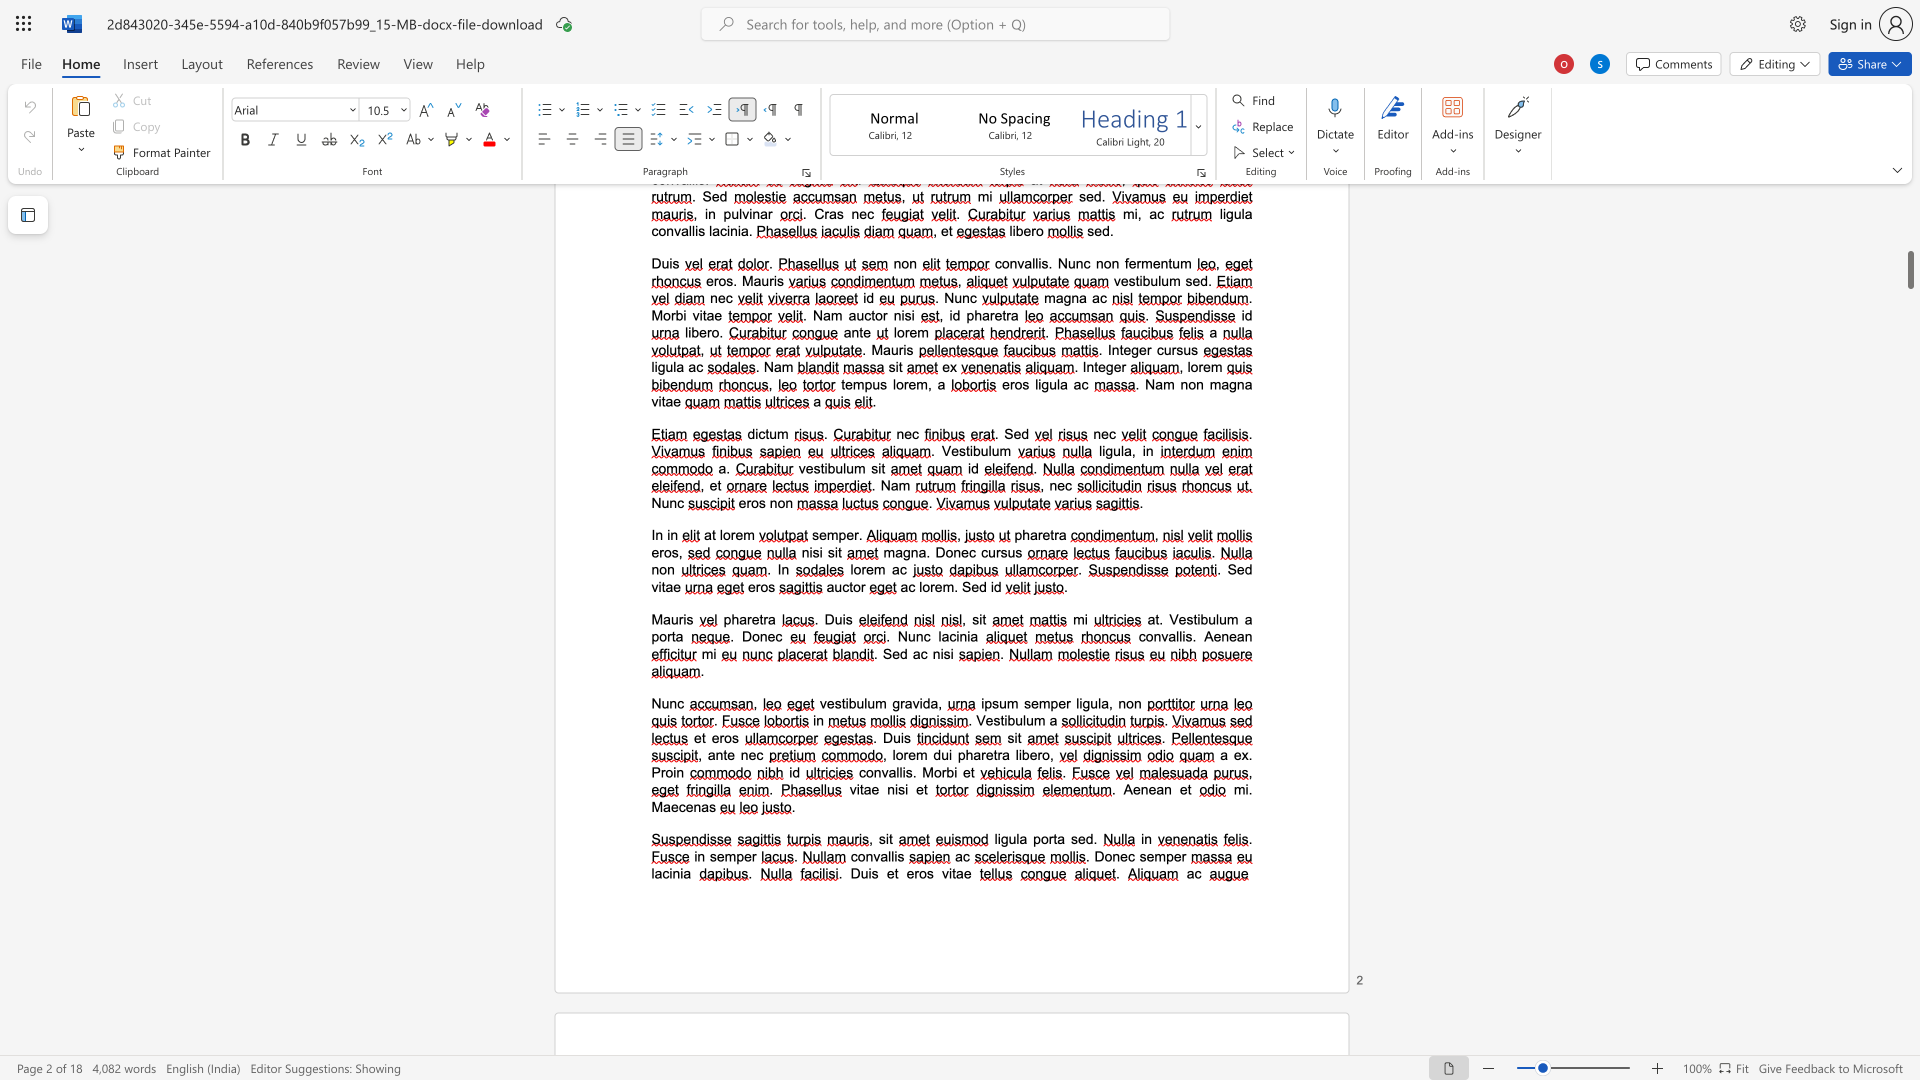  Describe the element at coordinates (1178, 618) in the screenshot. I see `the space between the continuous character "V" and "e" in the text` at that location.